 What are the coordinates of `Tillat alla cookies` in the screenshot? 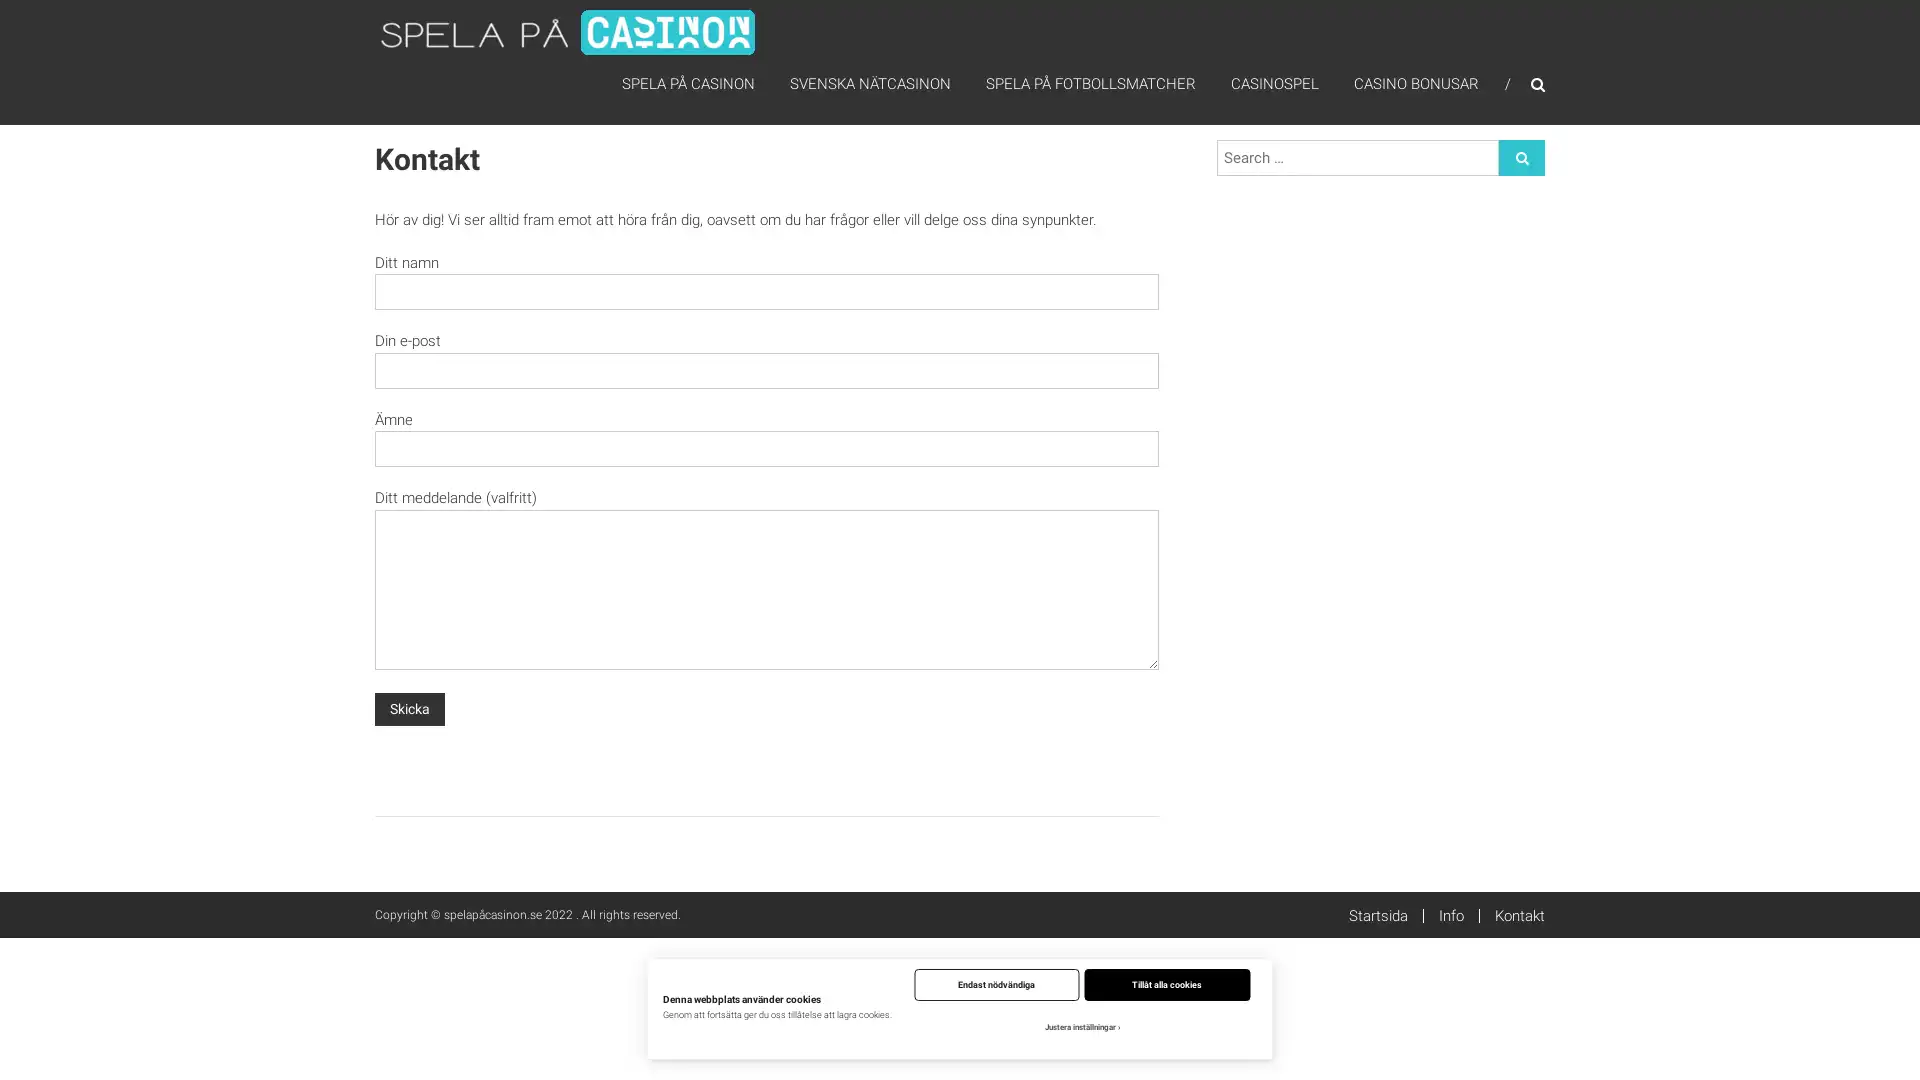 It's located at (1166, 983).